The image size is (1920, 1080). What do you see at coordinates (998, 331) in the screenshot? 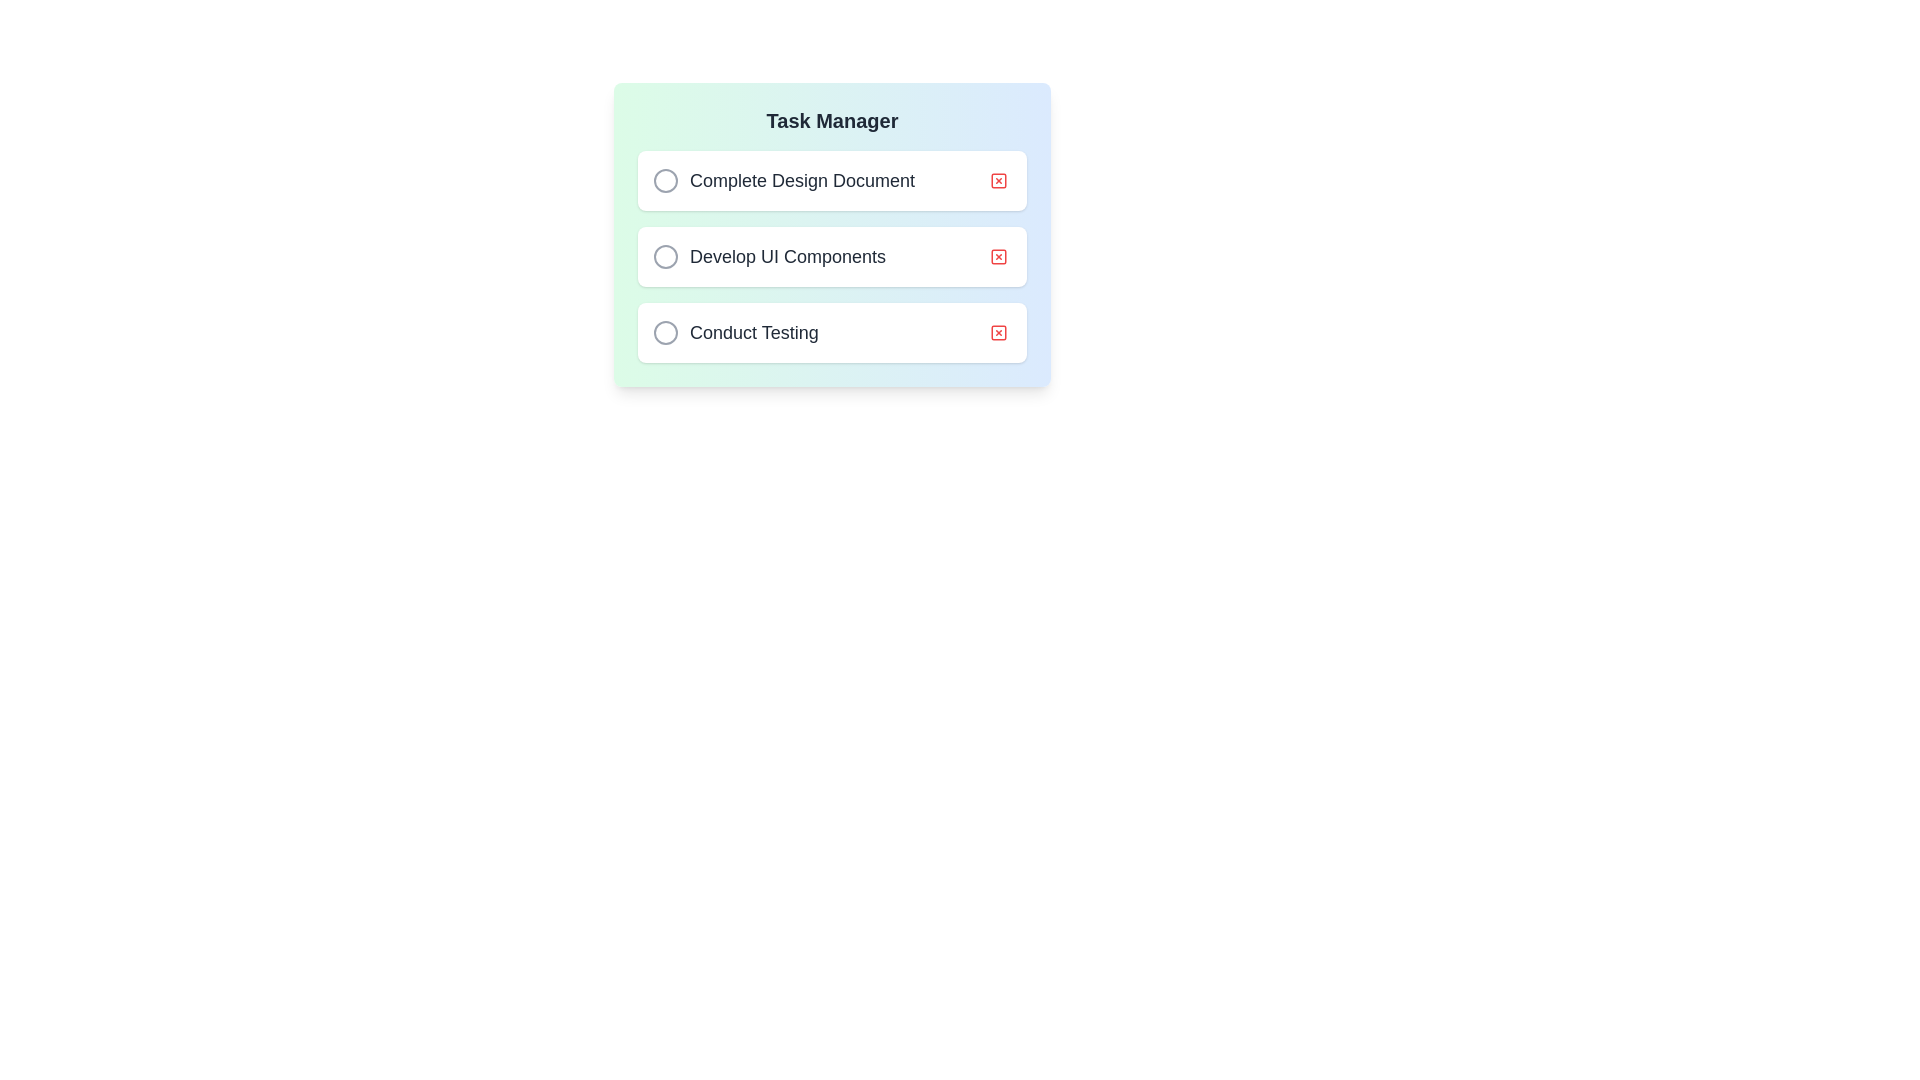
I see `the deletion button located at the far right of the task labeled 'Conduct Testing'` at bounding box center [998, 331].